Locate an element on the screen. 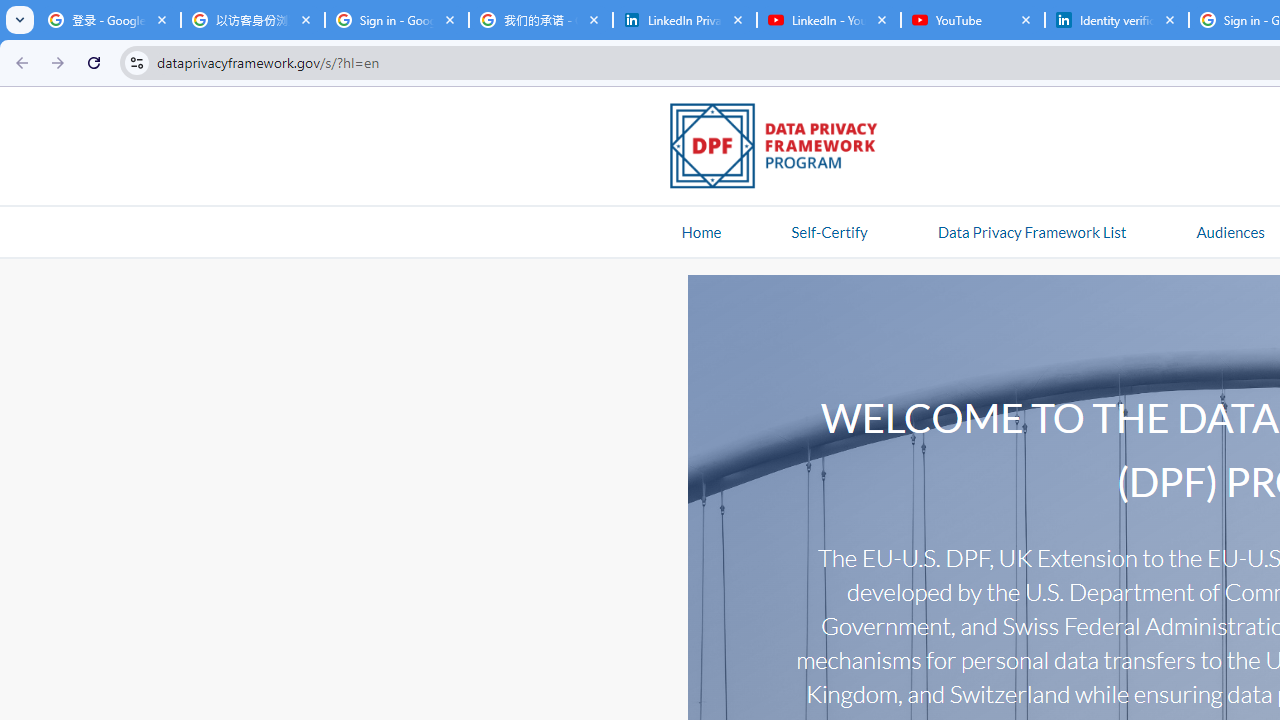 The width and height of the screenshot is (1280, 720). 'Data Privacy Framework Logo - Link to Homepage' is located at coordinates (783, 148).